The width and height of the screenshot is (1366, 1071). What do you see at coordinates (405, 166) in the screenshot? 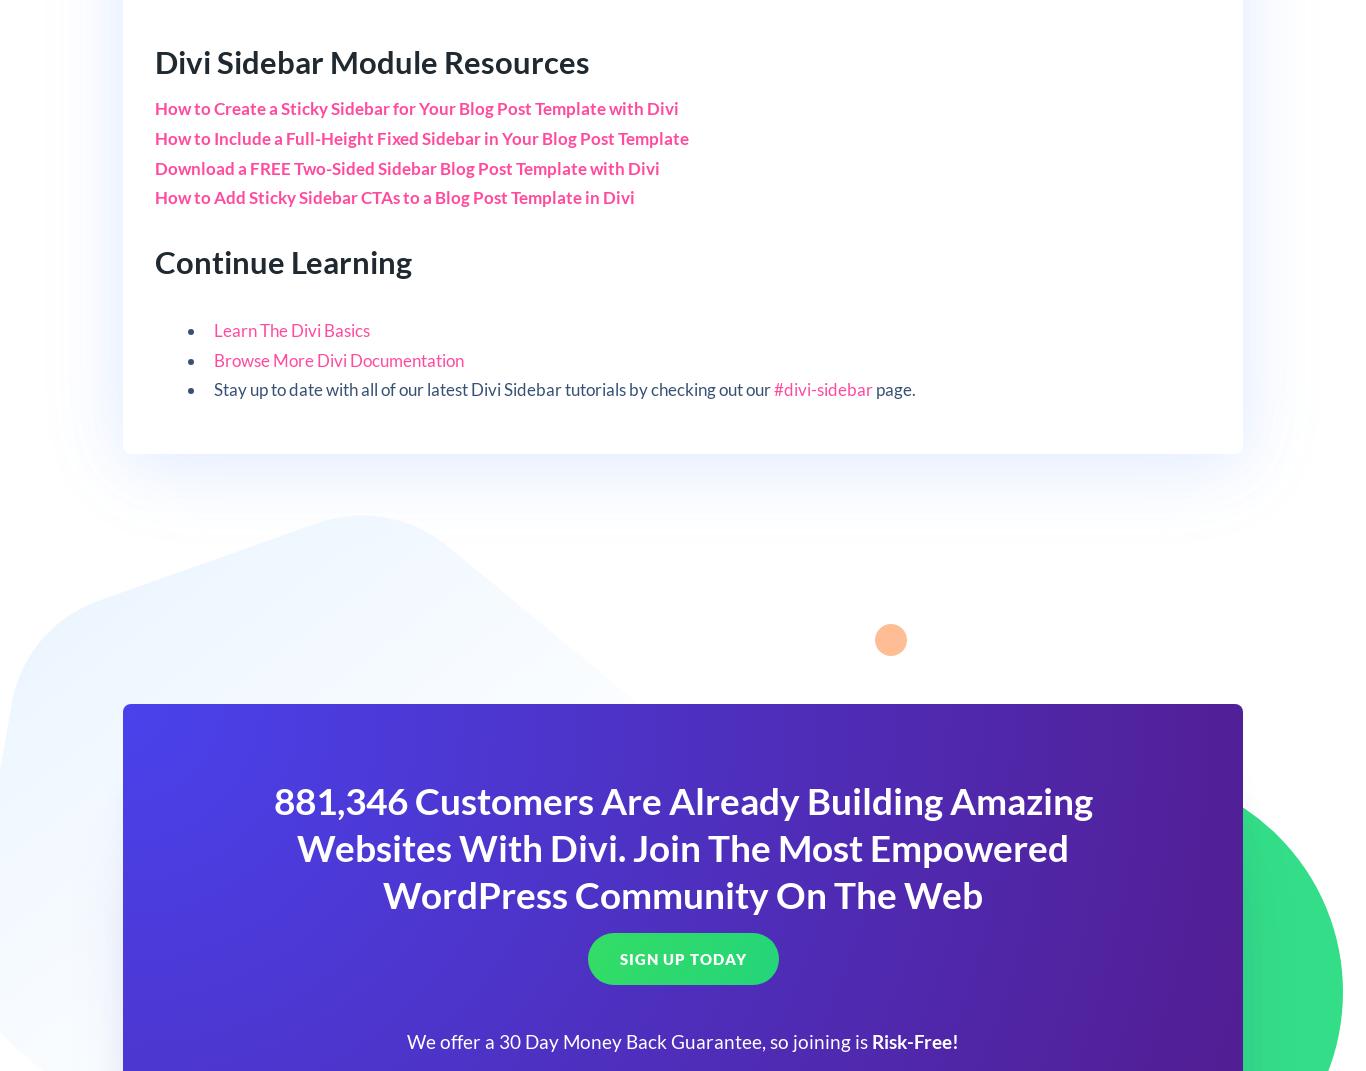
I see `'Download a FREE Two-Sided Sidebar Blog Post Template with Divi'` at bounding box center [405, 166].